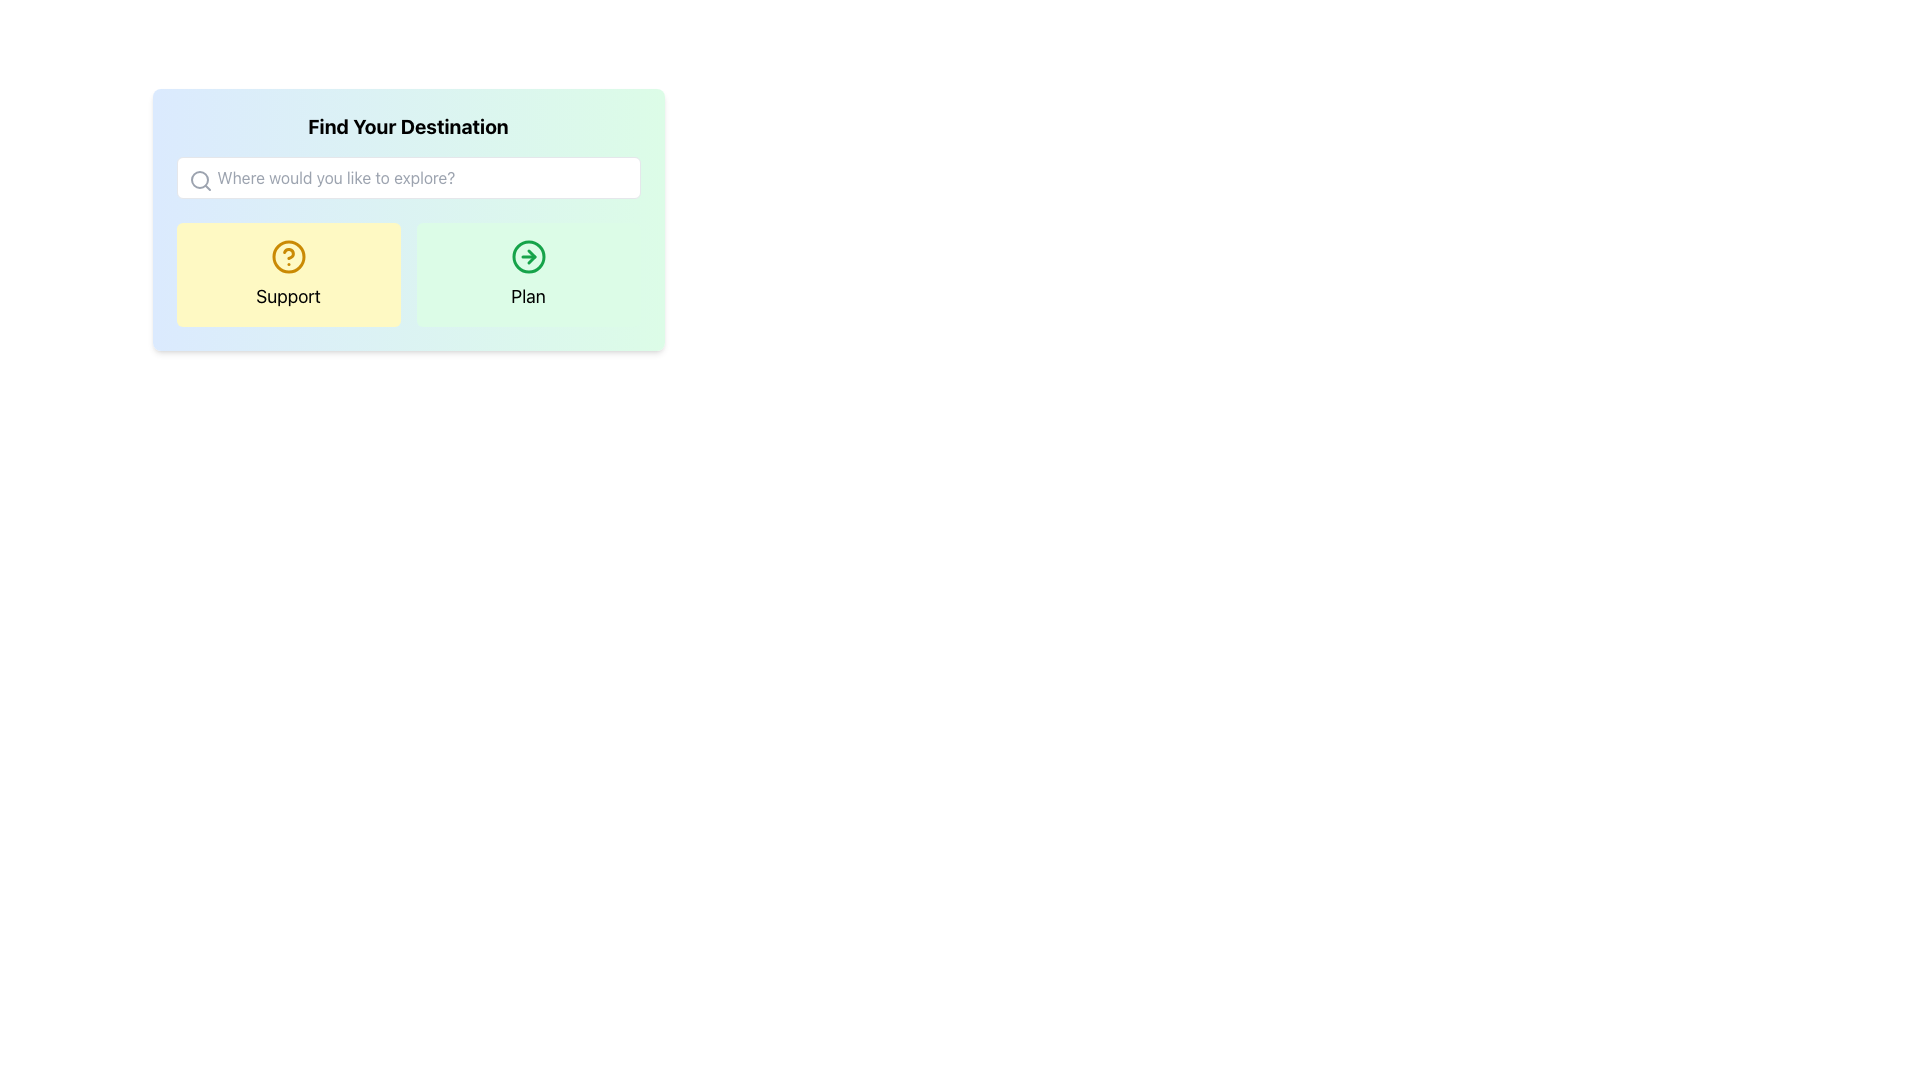  I want to click on the graphic decoration within the SVG icon of the yellow 'Support' button, so click(287, 252).